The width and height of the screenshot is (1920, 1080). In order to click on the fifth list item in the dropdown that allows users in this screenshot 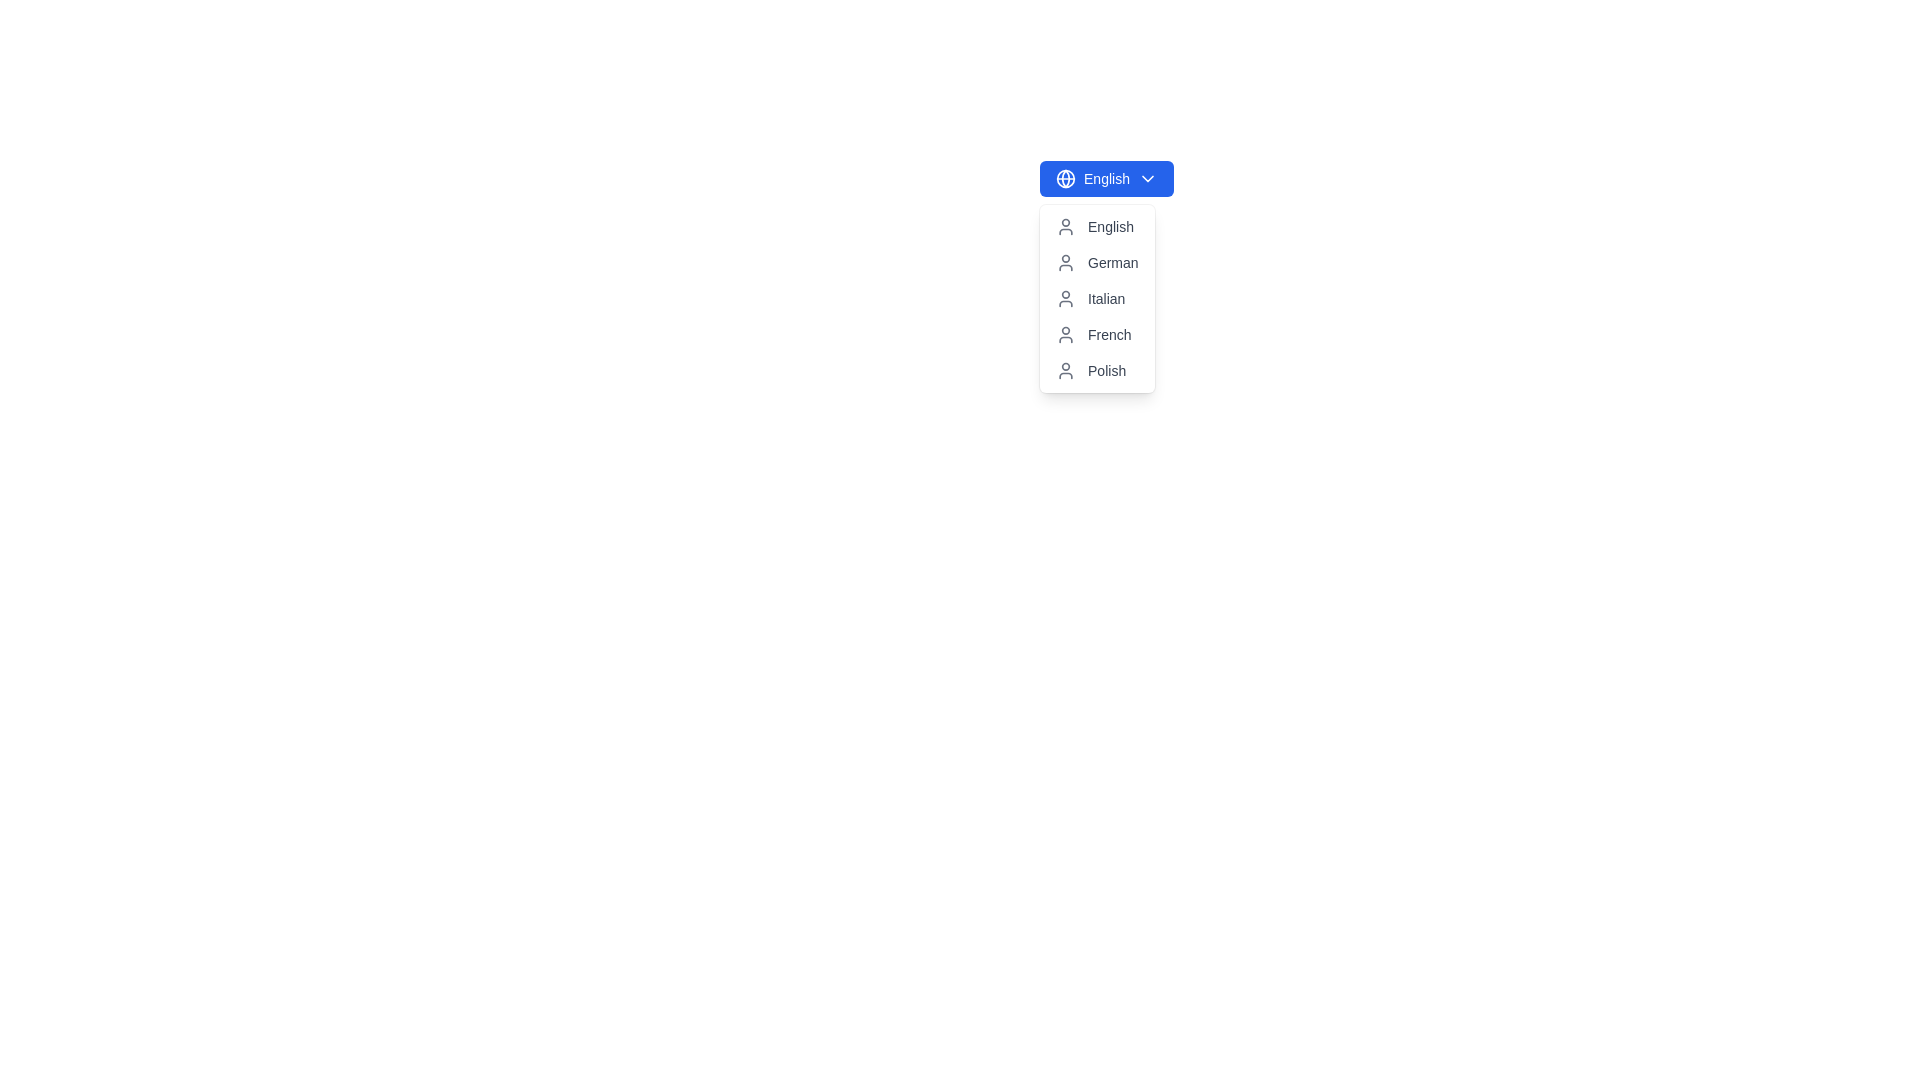, I will do `click(1096, 370)`.